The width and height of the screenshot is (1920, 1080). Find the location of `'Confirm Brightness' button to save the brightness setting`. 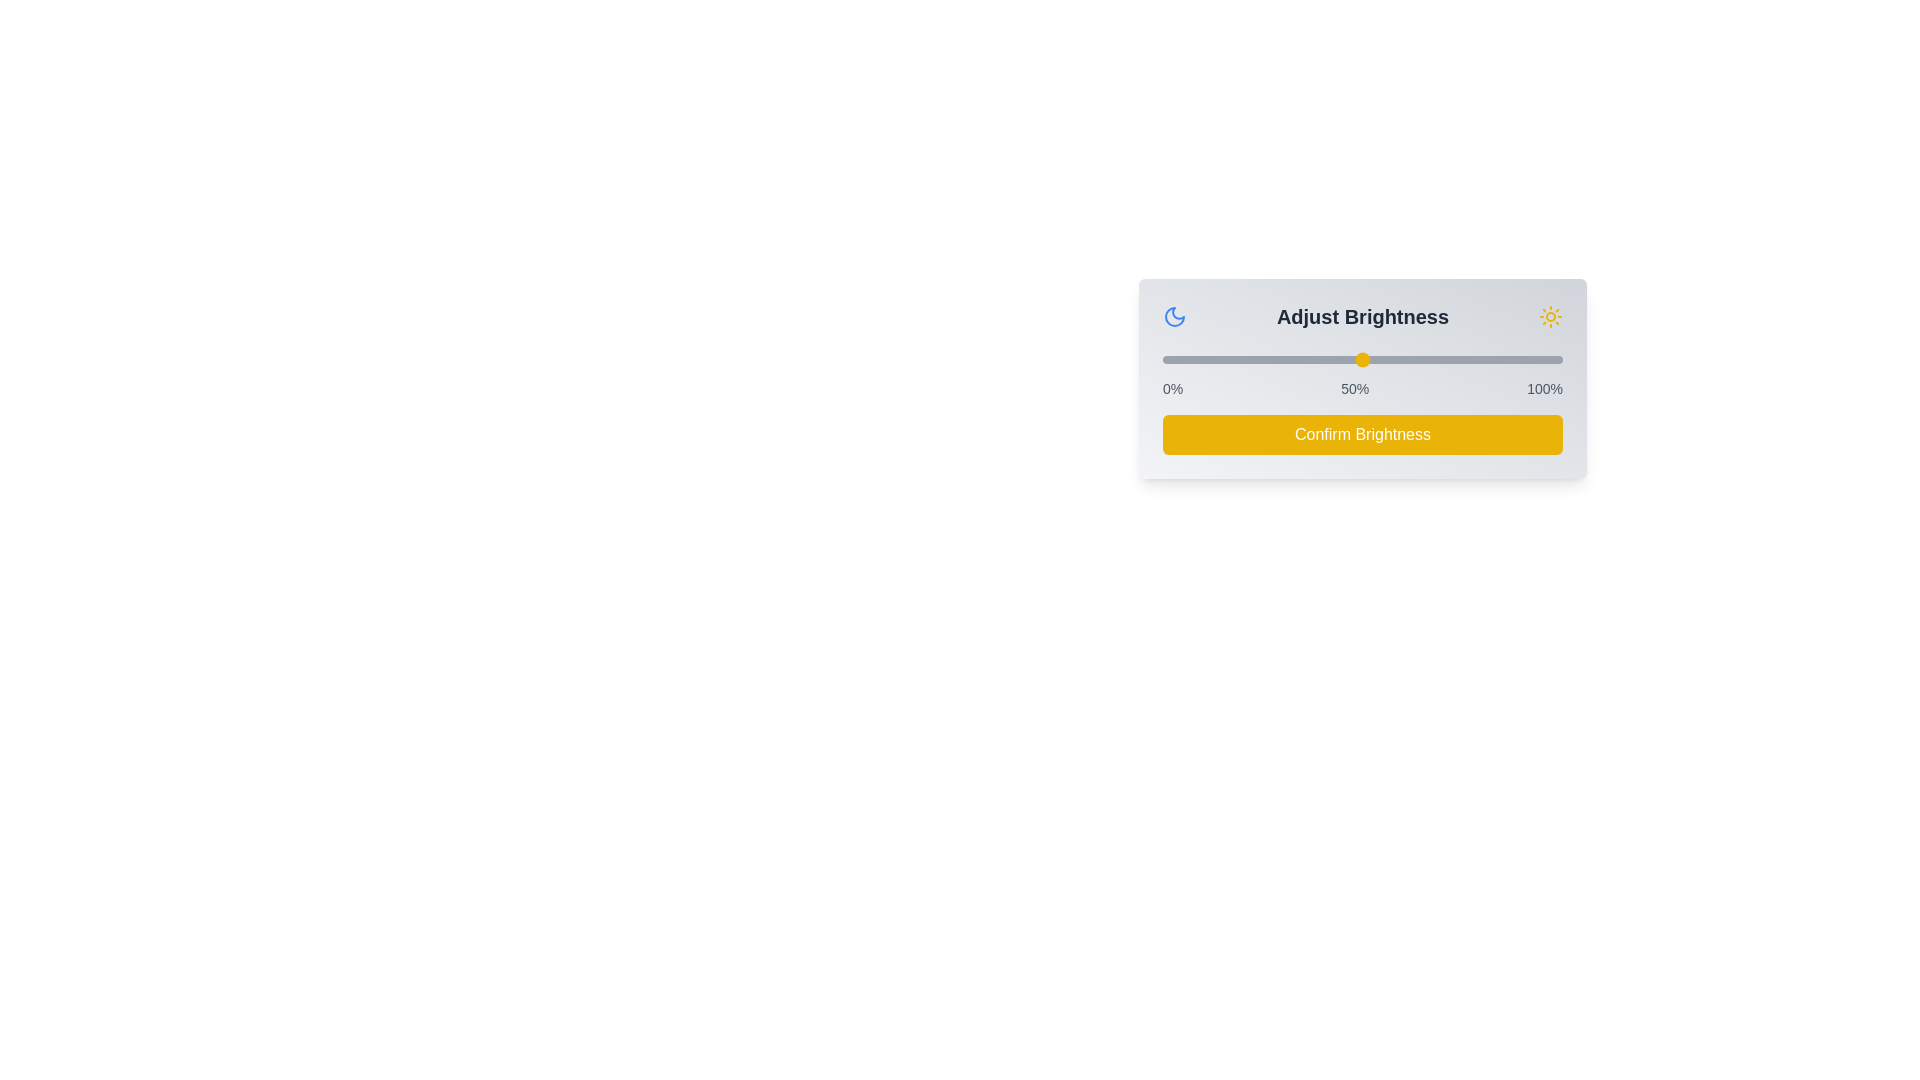

'Confirm Brightness' button to save the brightness setting is located at coordinates (1362, 434).